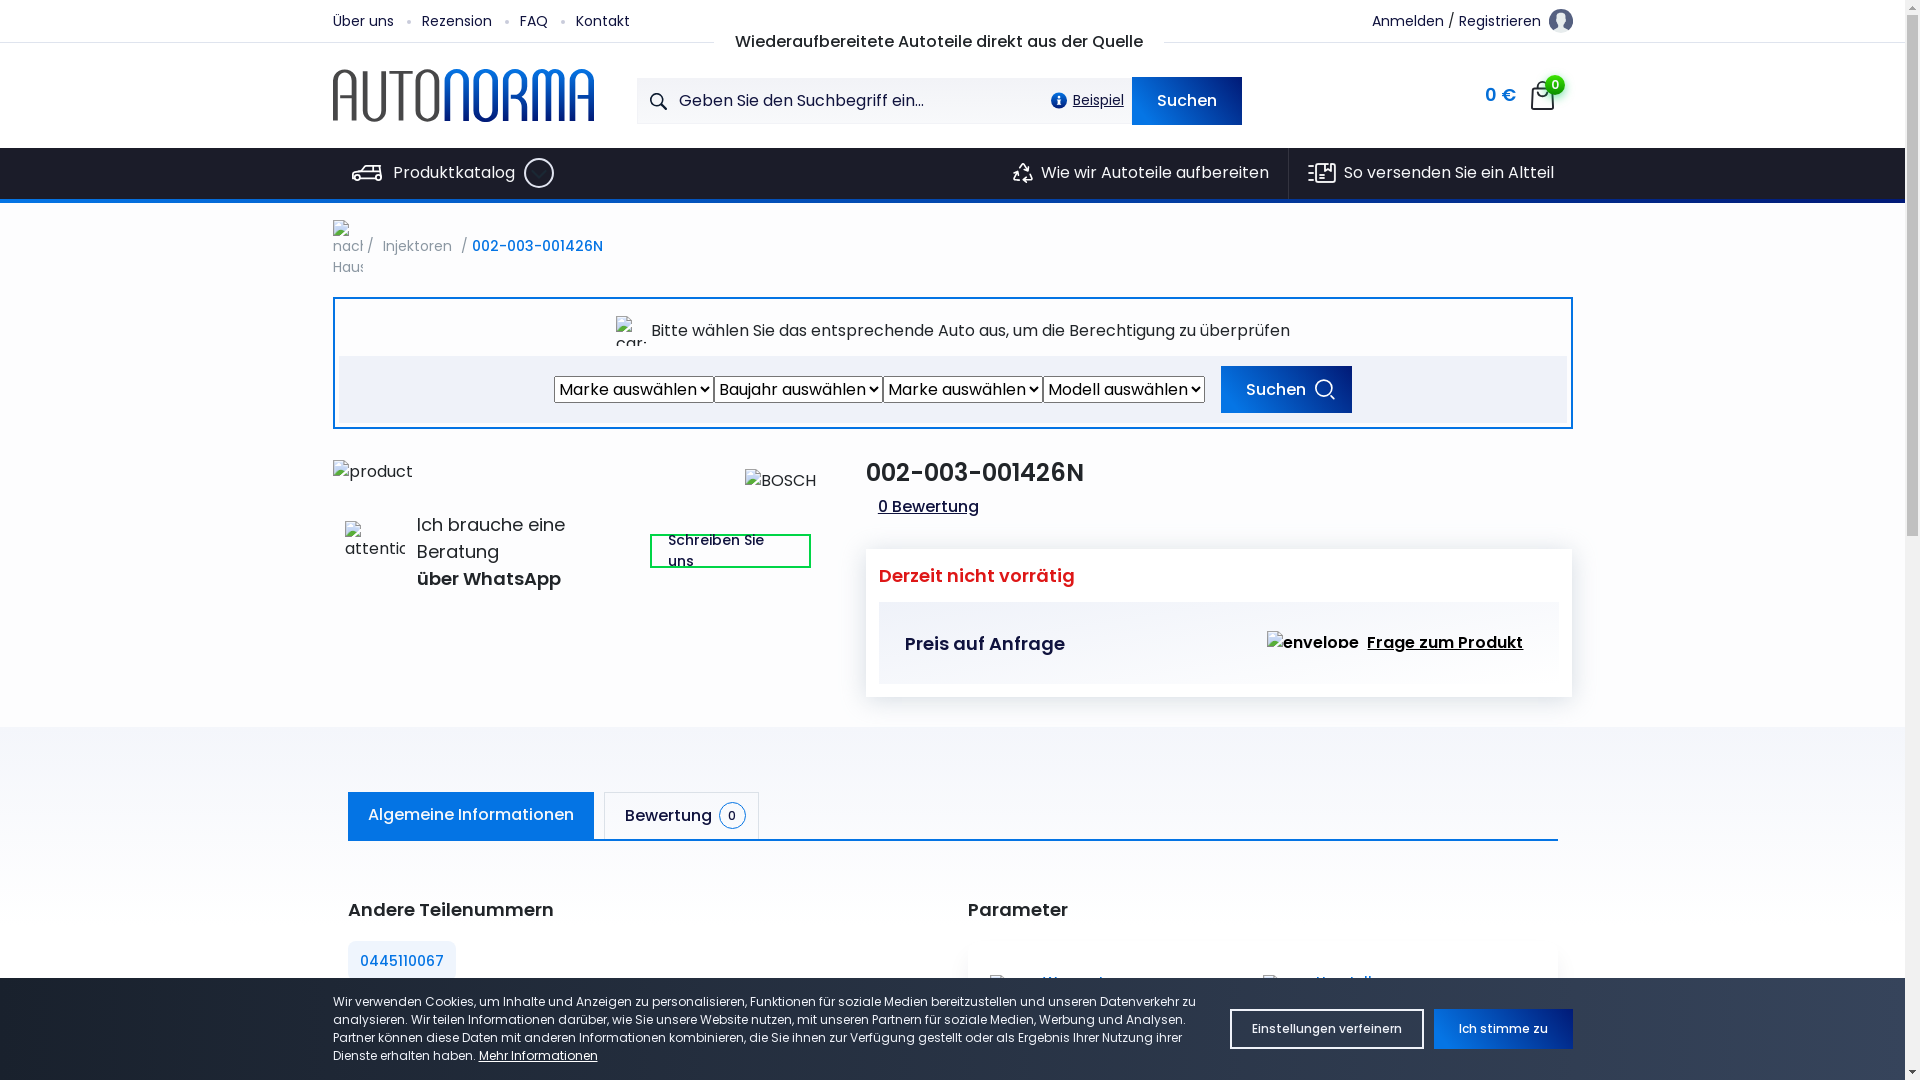  Describe the element at coordinates (469, 815) in the screenshot. I see `'Algemeine Informationen'` at that location.